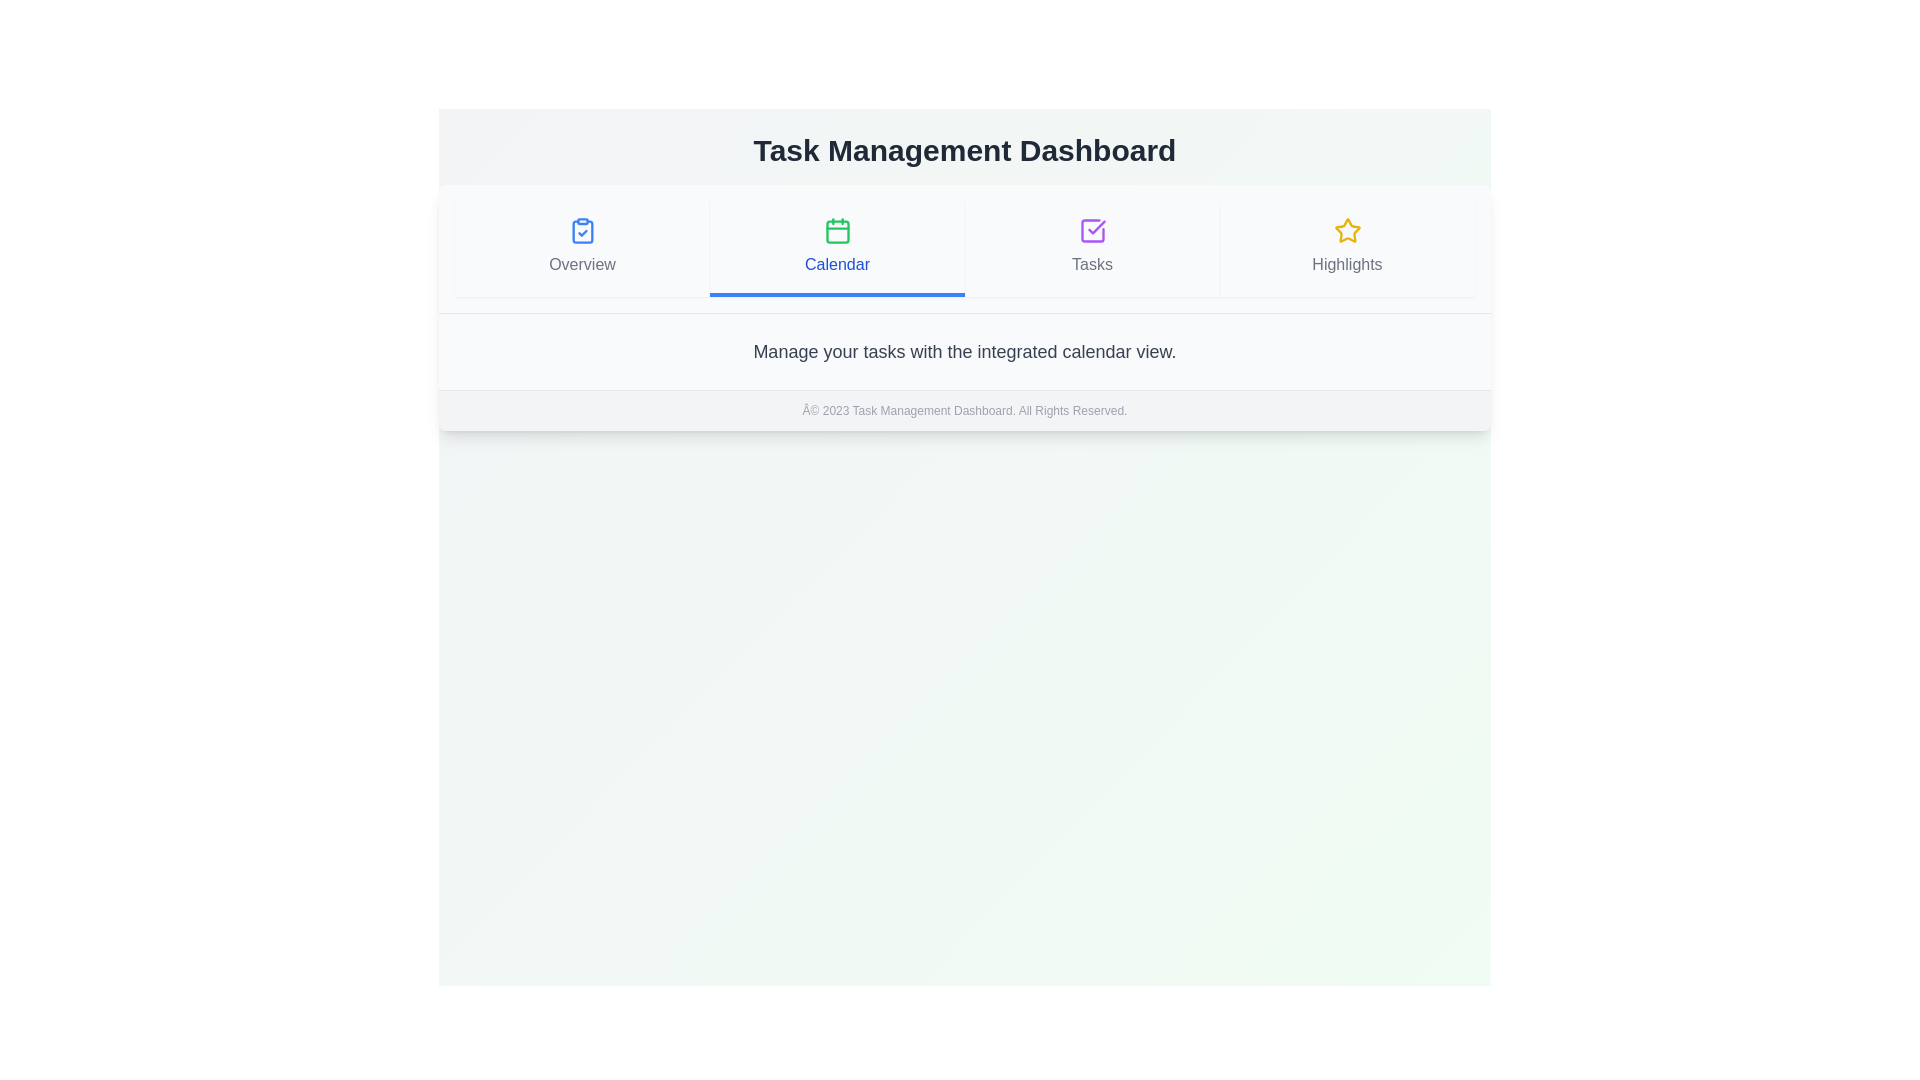 This screenshot has height=1080, width=1920. What do you see at coordinates (581, 245) in the screenshot?
I see `the 'Overview' tab in the horizontal navigation menu at the top of the main interface` at bounding box center [581, 245].